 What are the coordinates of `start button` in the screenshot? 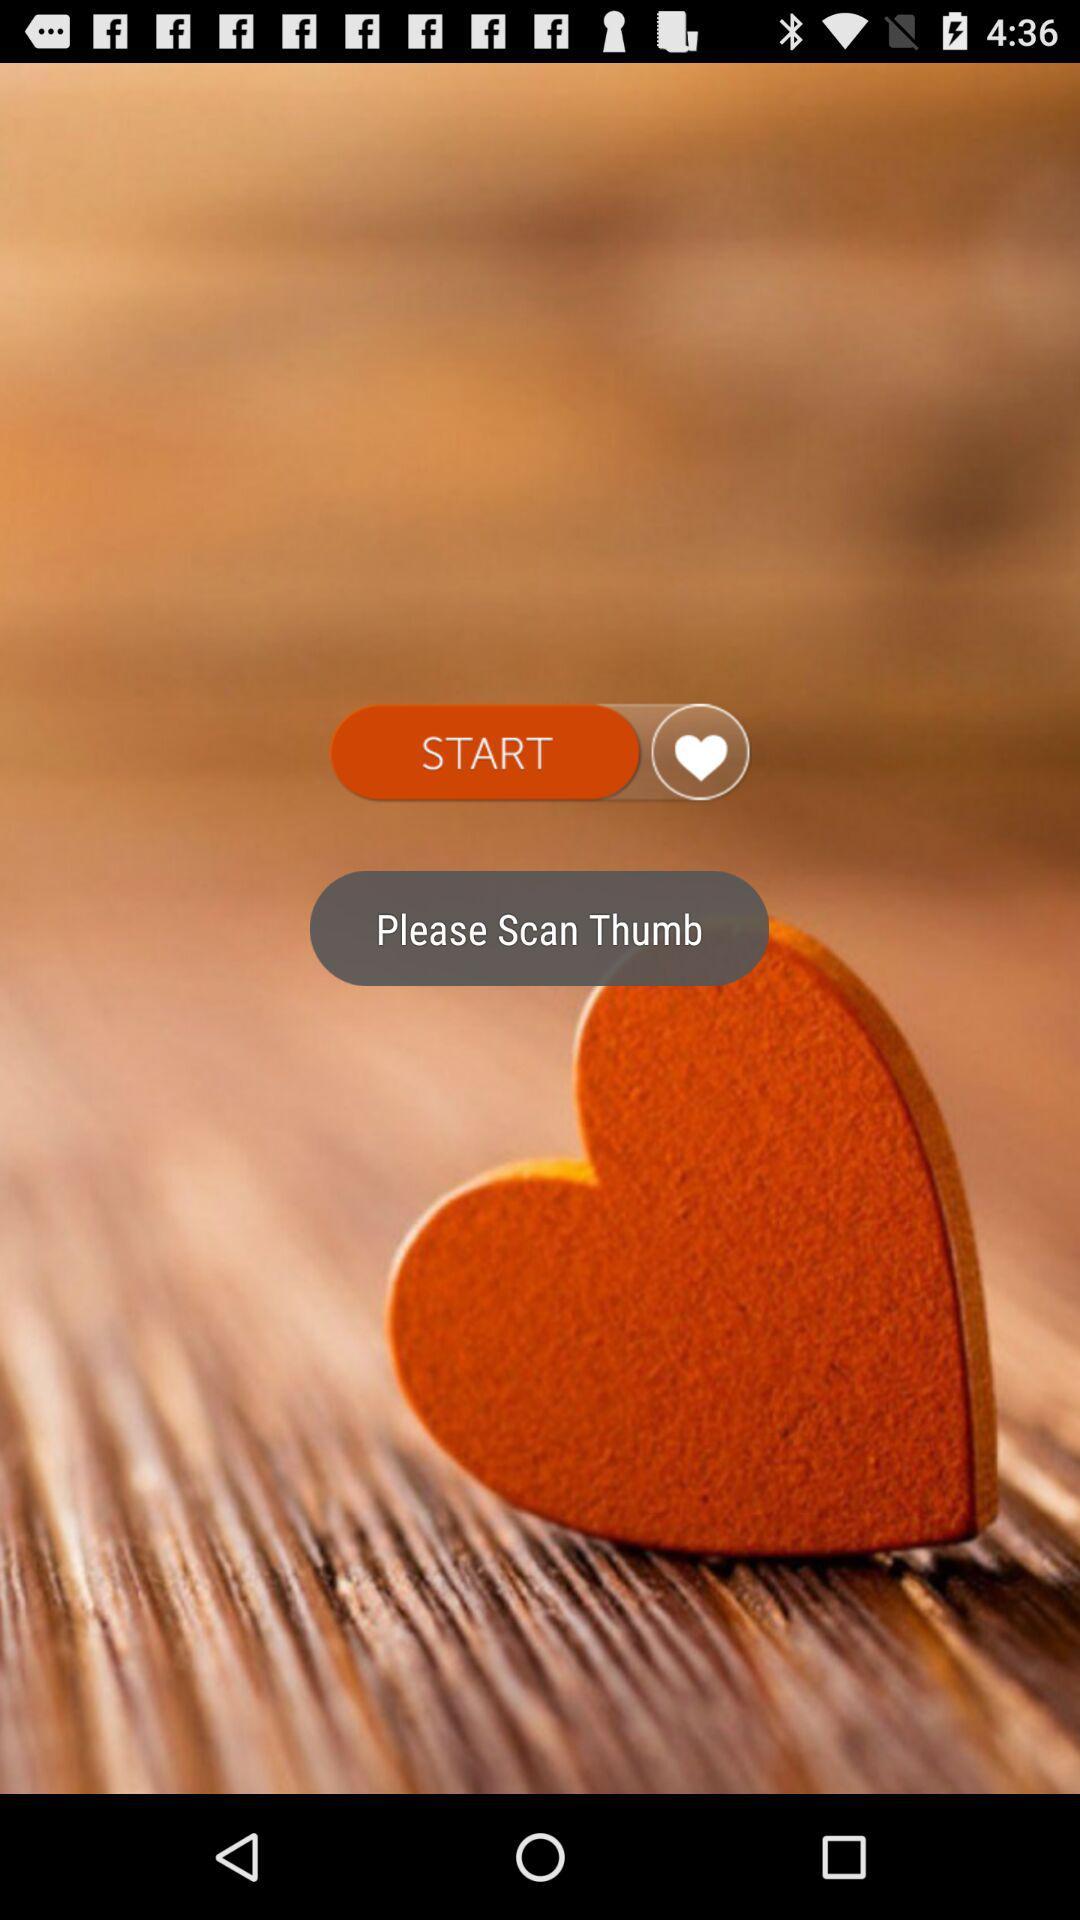 It's located at (538, 752).